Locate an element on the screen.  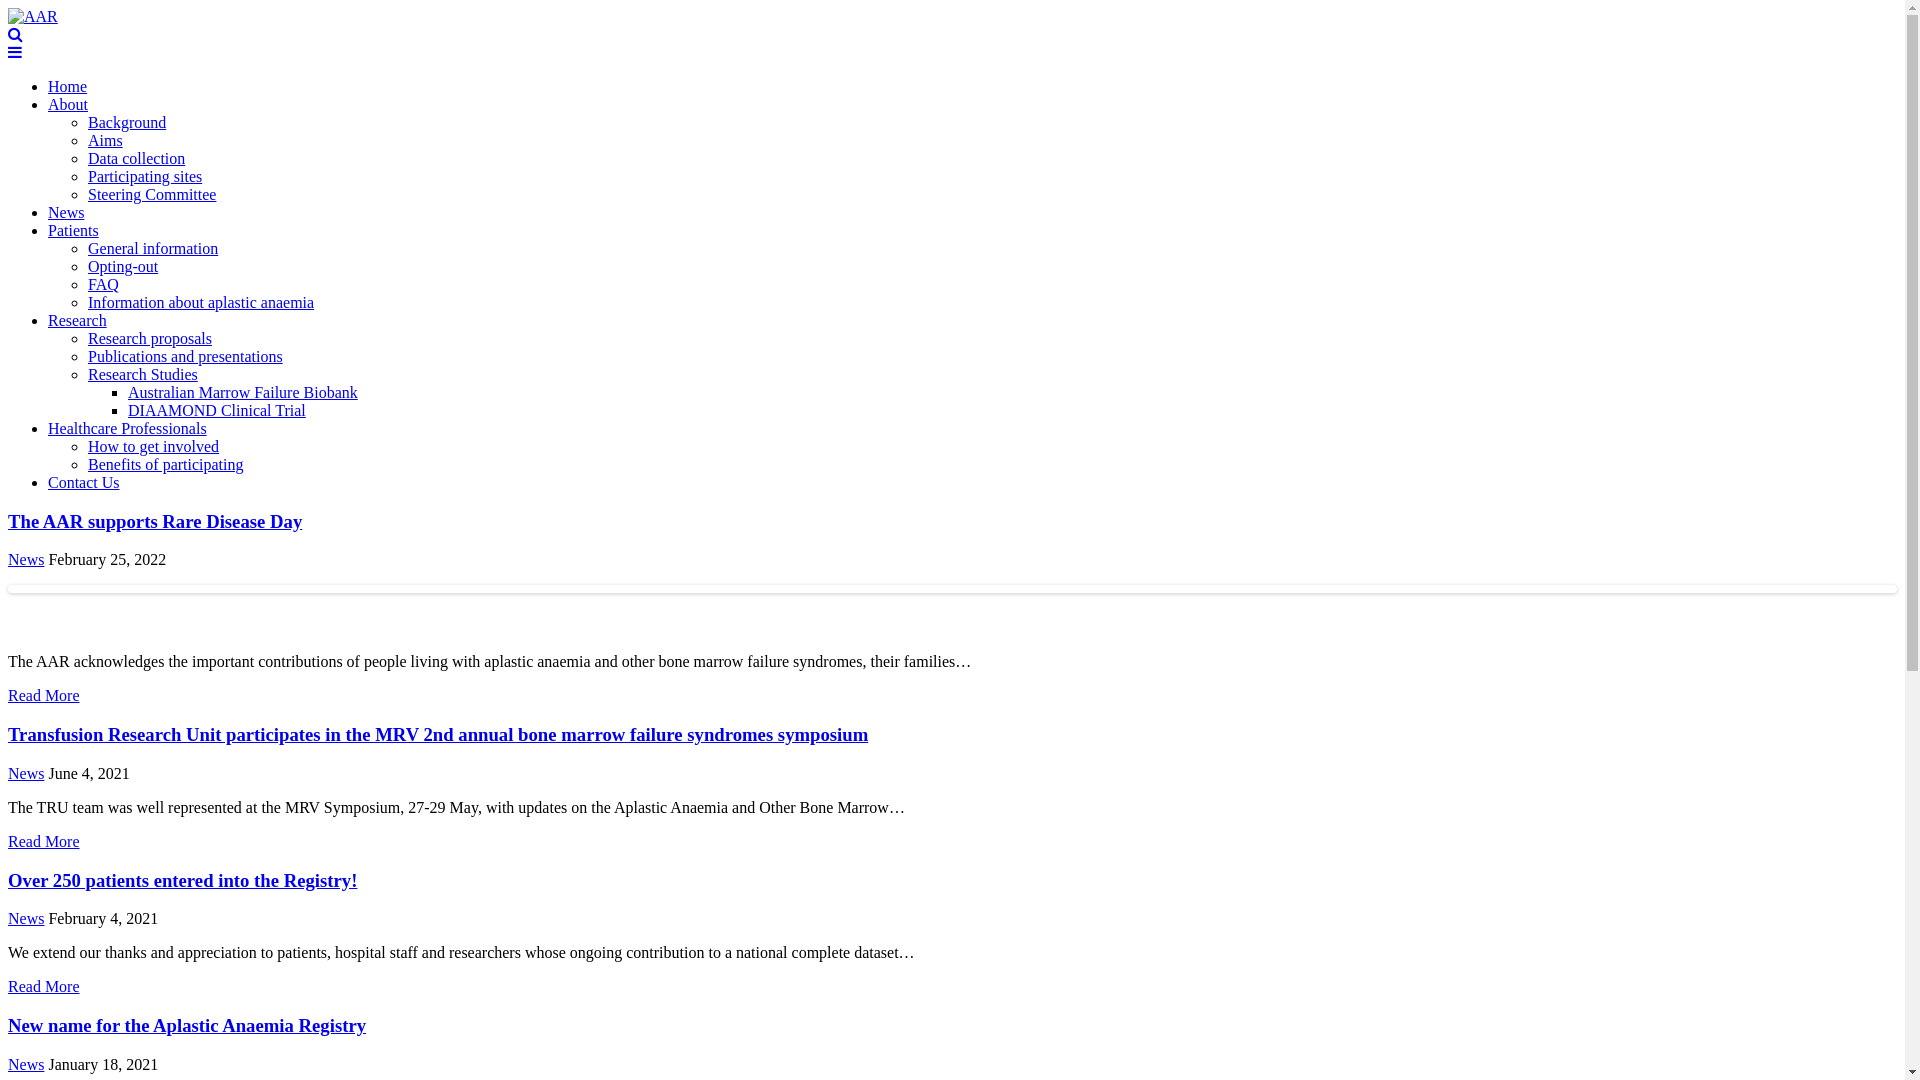
'Research proposals' is located at coordinates (86, 337).